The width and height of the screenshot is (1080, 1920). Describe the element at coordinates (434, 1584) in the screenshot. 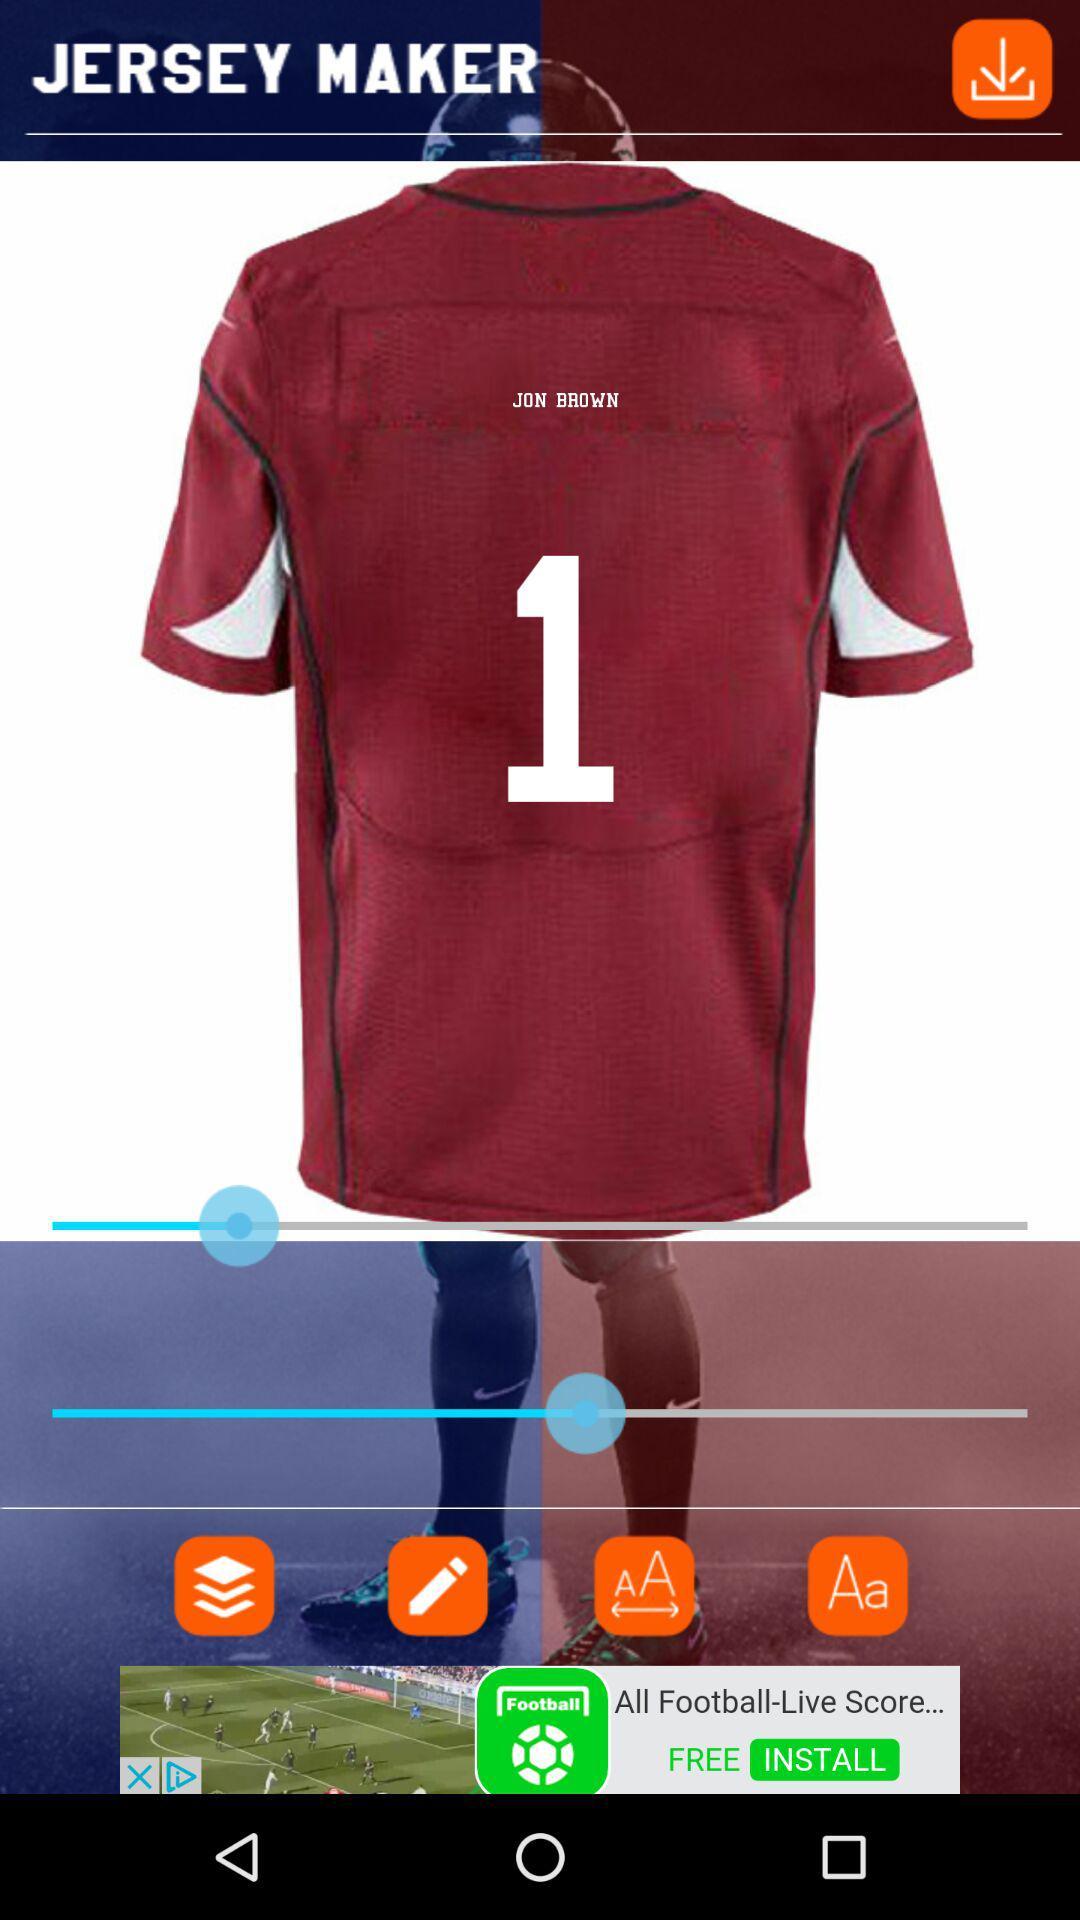

I see `seach pega` at that location.